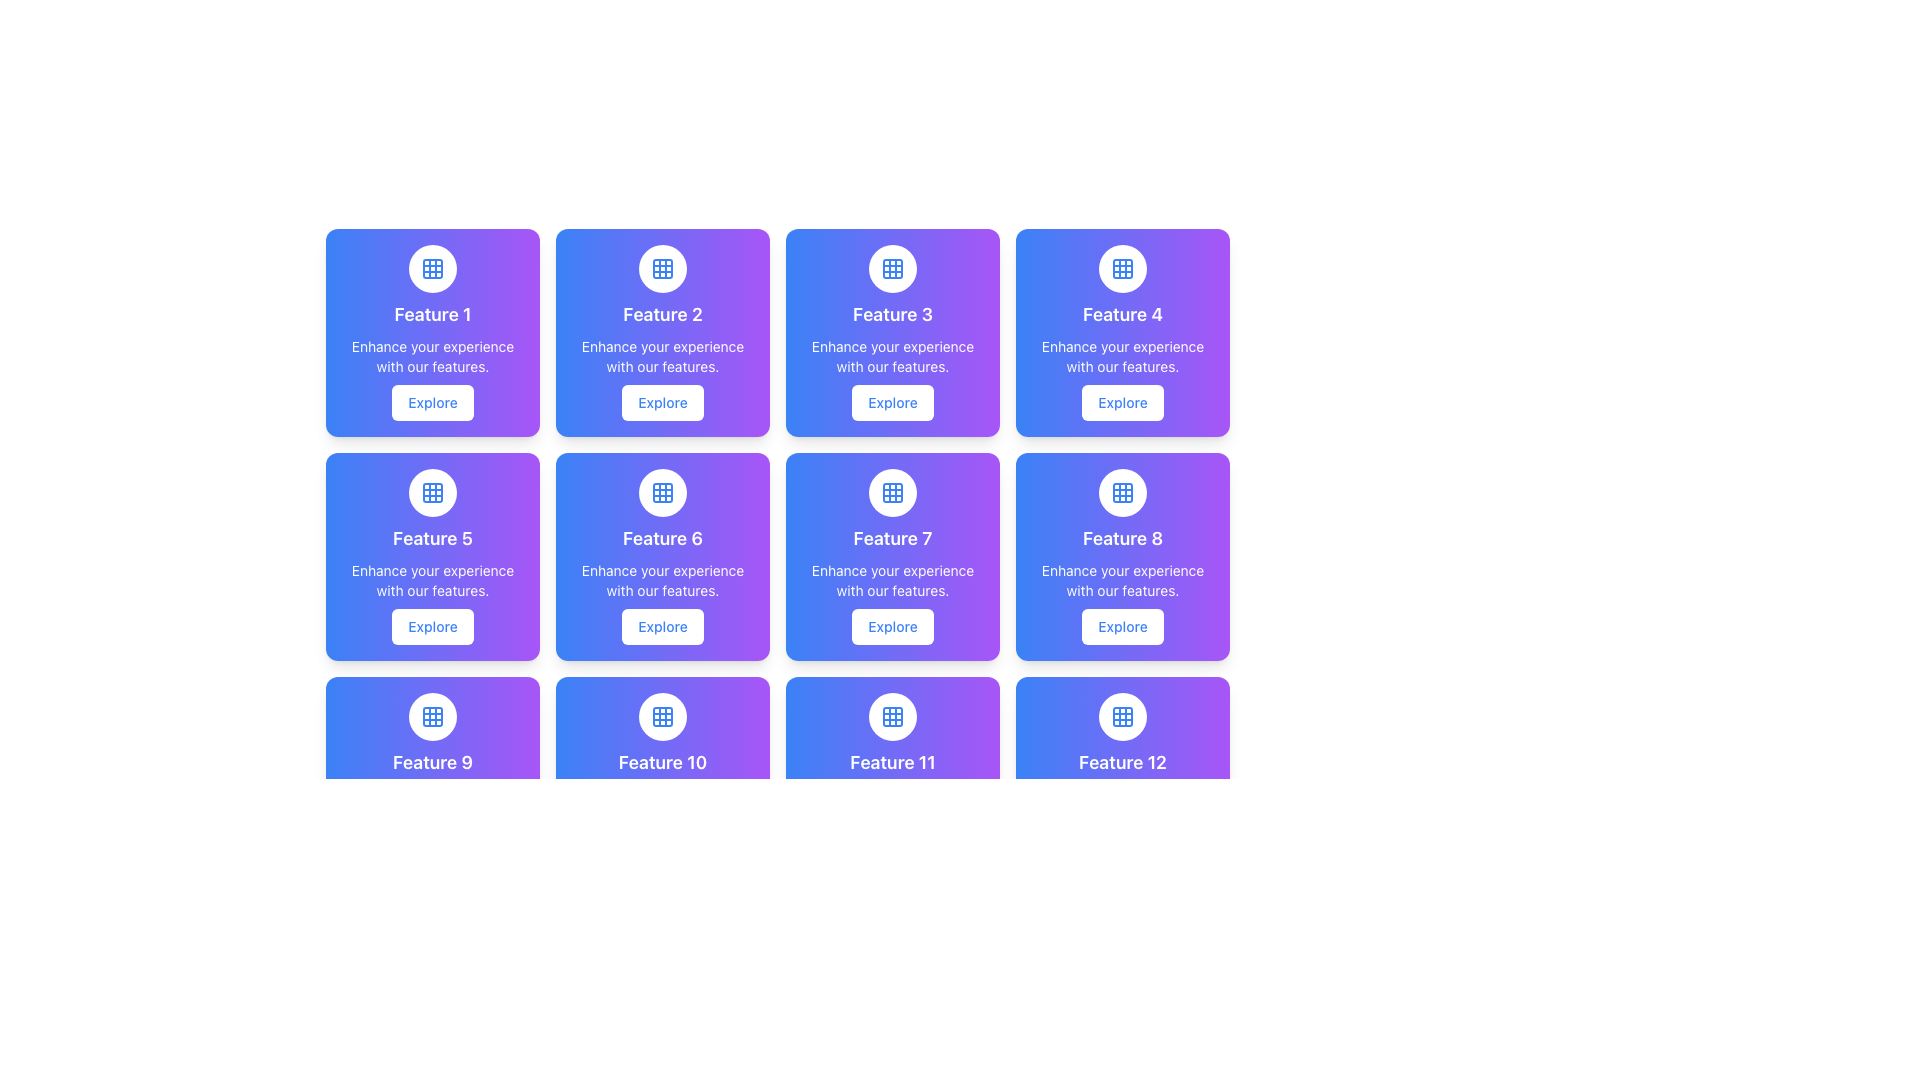 This screenshot has width=1920, height=1080. What do you see at coordinates (1123, 356) in the screenshot?
I see `the static text element located in the fourth card of the grid layout, which provides additional context below the title 'Feature 4' and above the 'Explore' button` at bounding box center [1123, 356].